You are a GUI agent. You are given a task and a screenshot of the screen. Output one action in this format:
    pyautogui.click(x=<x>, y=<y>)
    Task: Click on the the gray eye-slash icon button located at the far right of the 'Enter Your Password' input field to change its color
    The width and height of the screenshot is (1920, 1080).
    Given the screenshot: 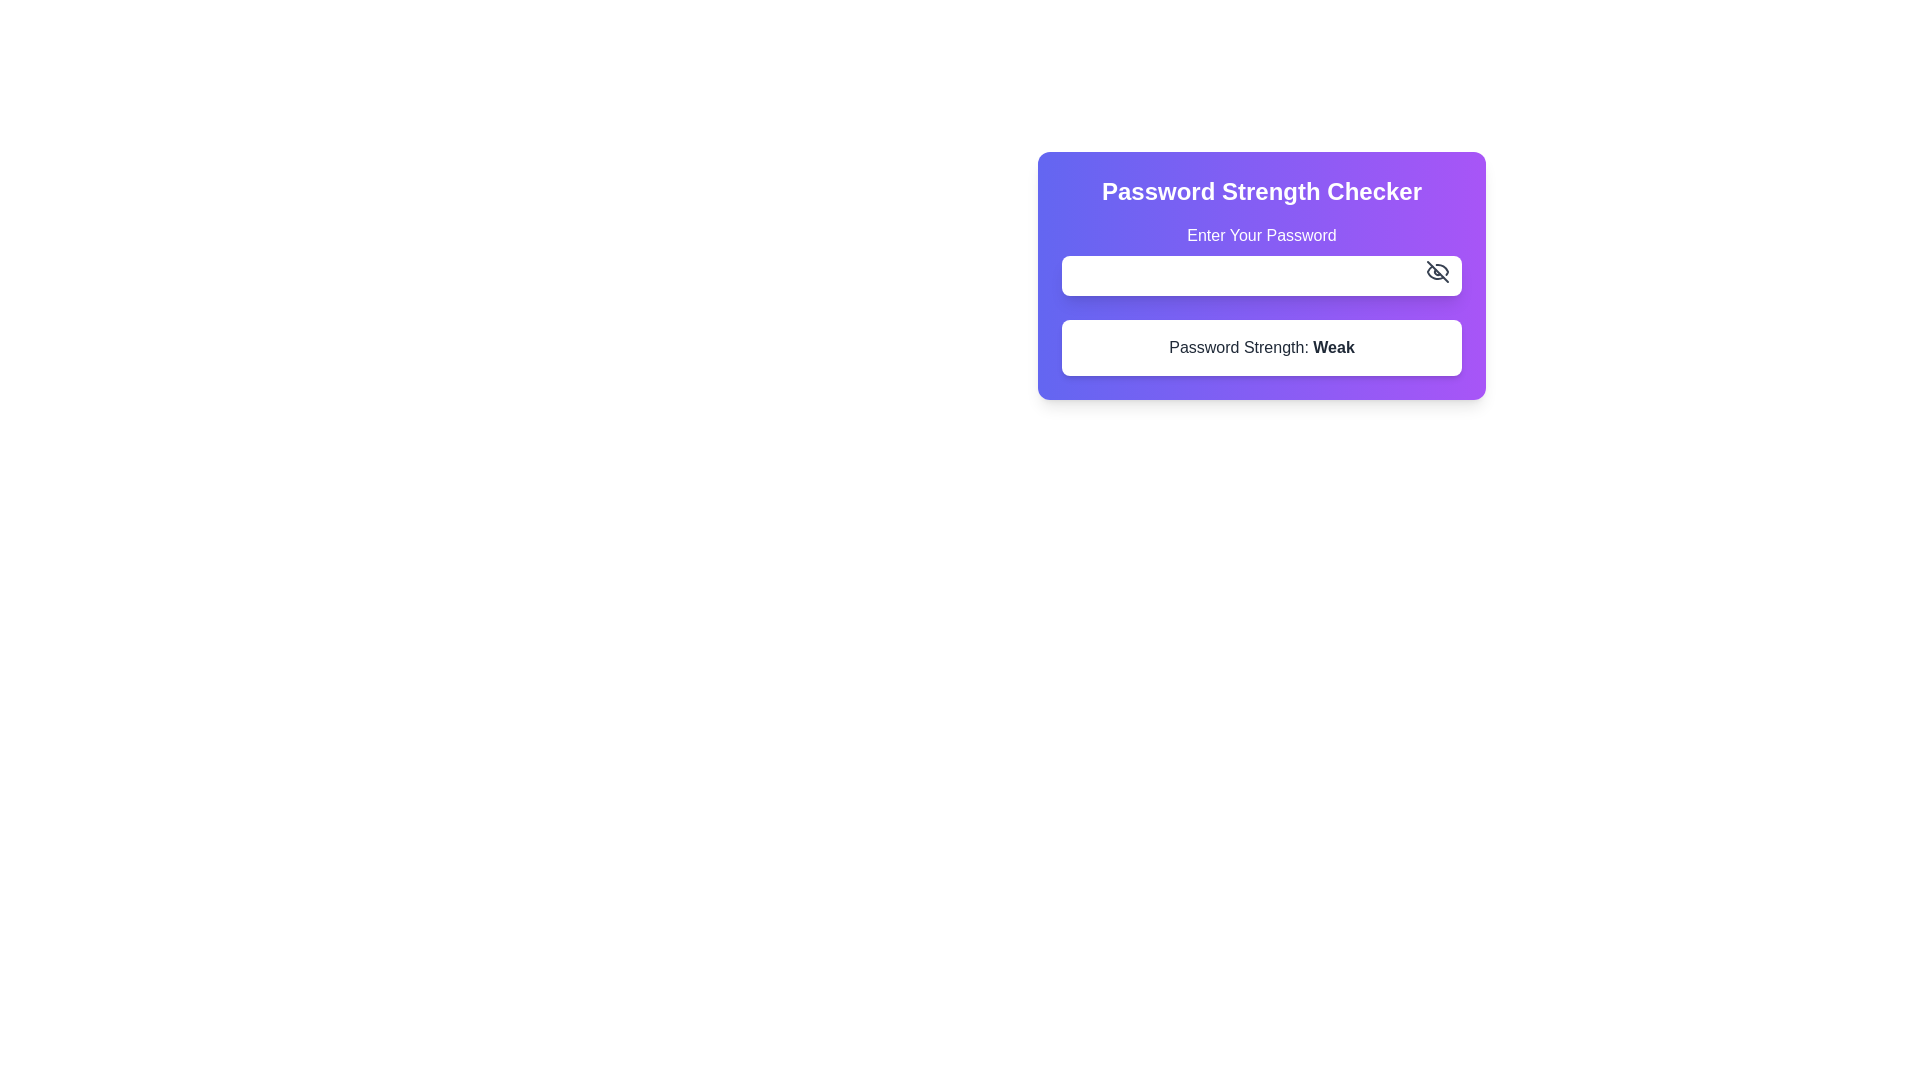 What is the action you would take?
    pyautogui.click(x=1437, y=272)
    